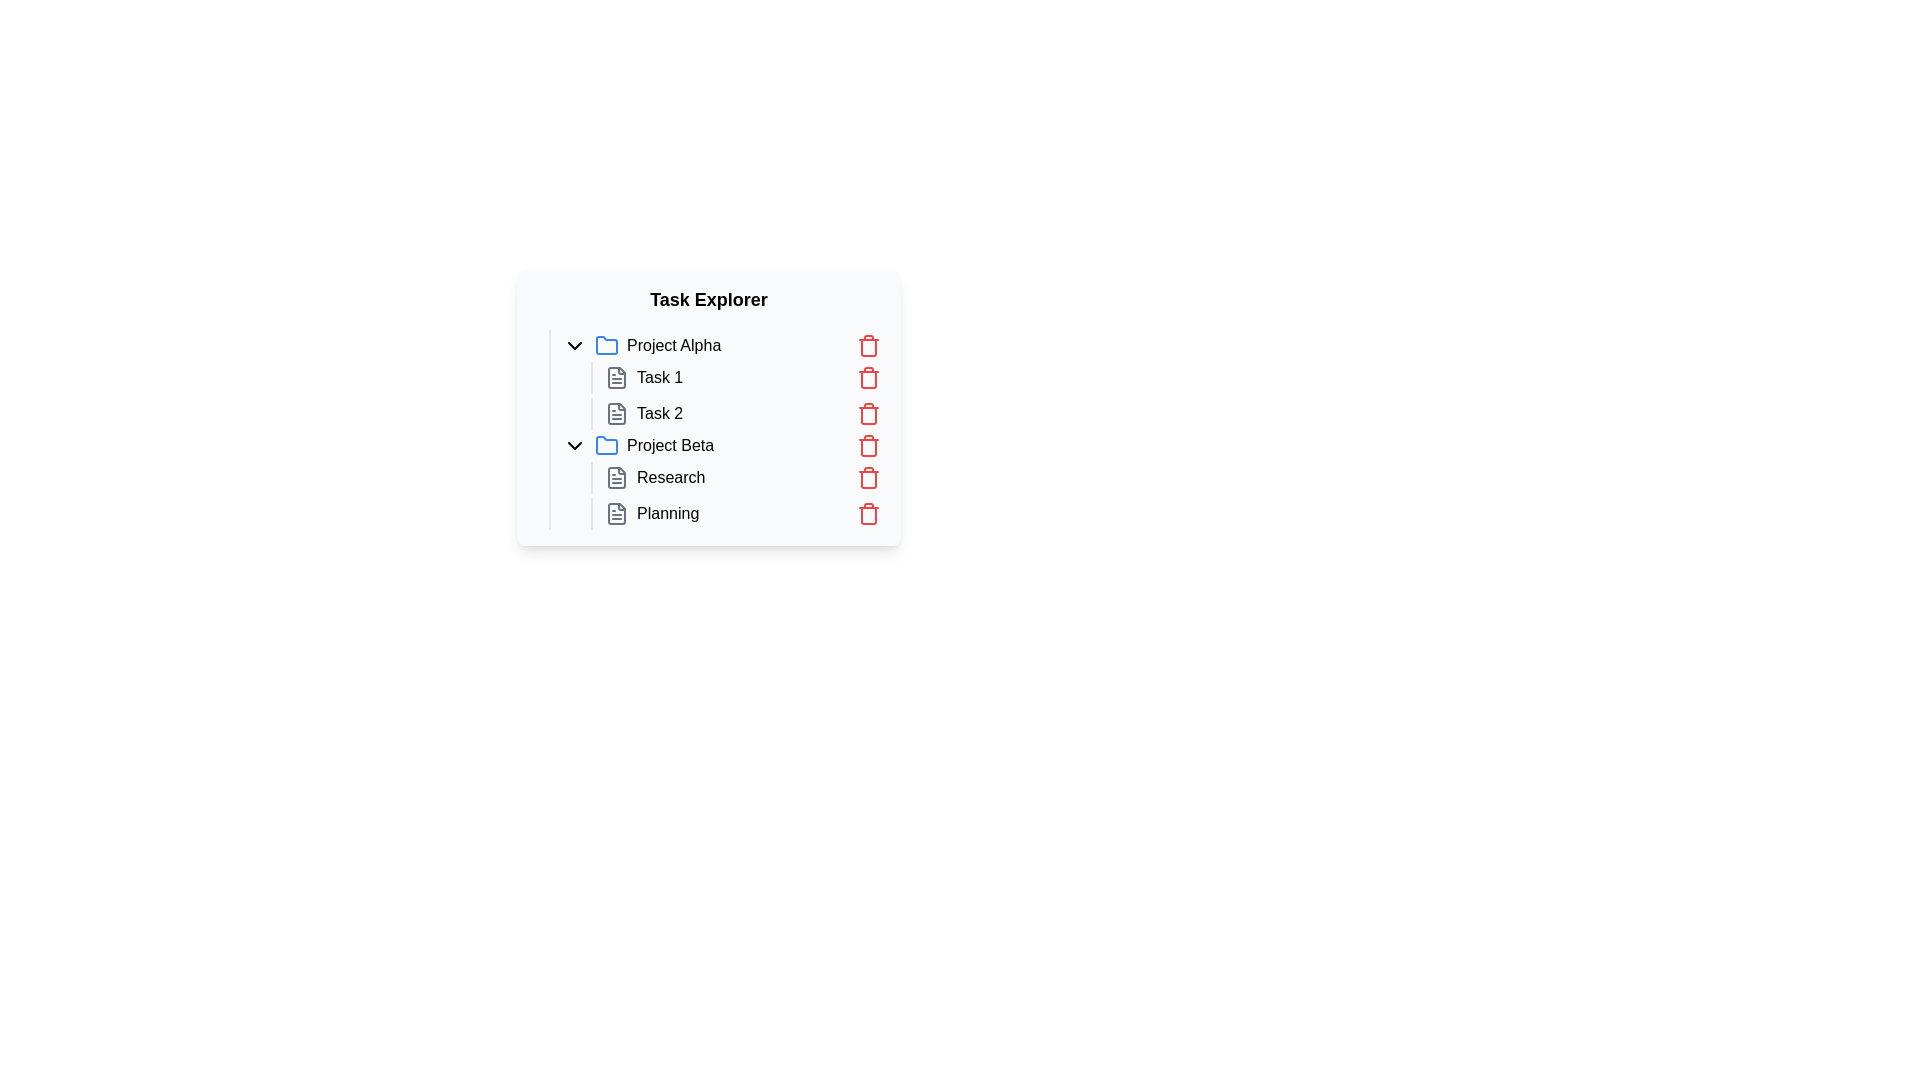 The height and width of the screenshot is (1080, 1920). What do you see at coordinates (616, 478) in the screenshot?
I see `the file or document icon located in the 'Task Explorer' panel next to the 'Research' task under 'Project Beta'` at bounding box center [616, 478].